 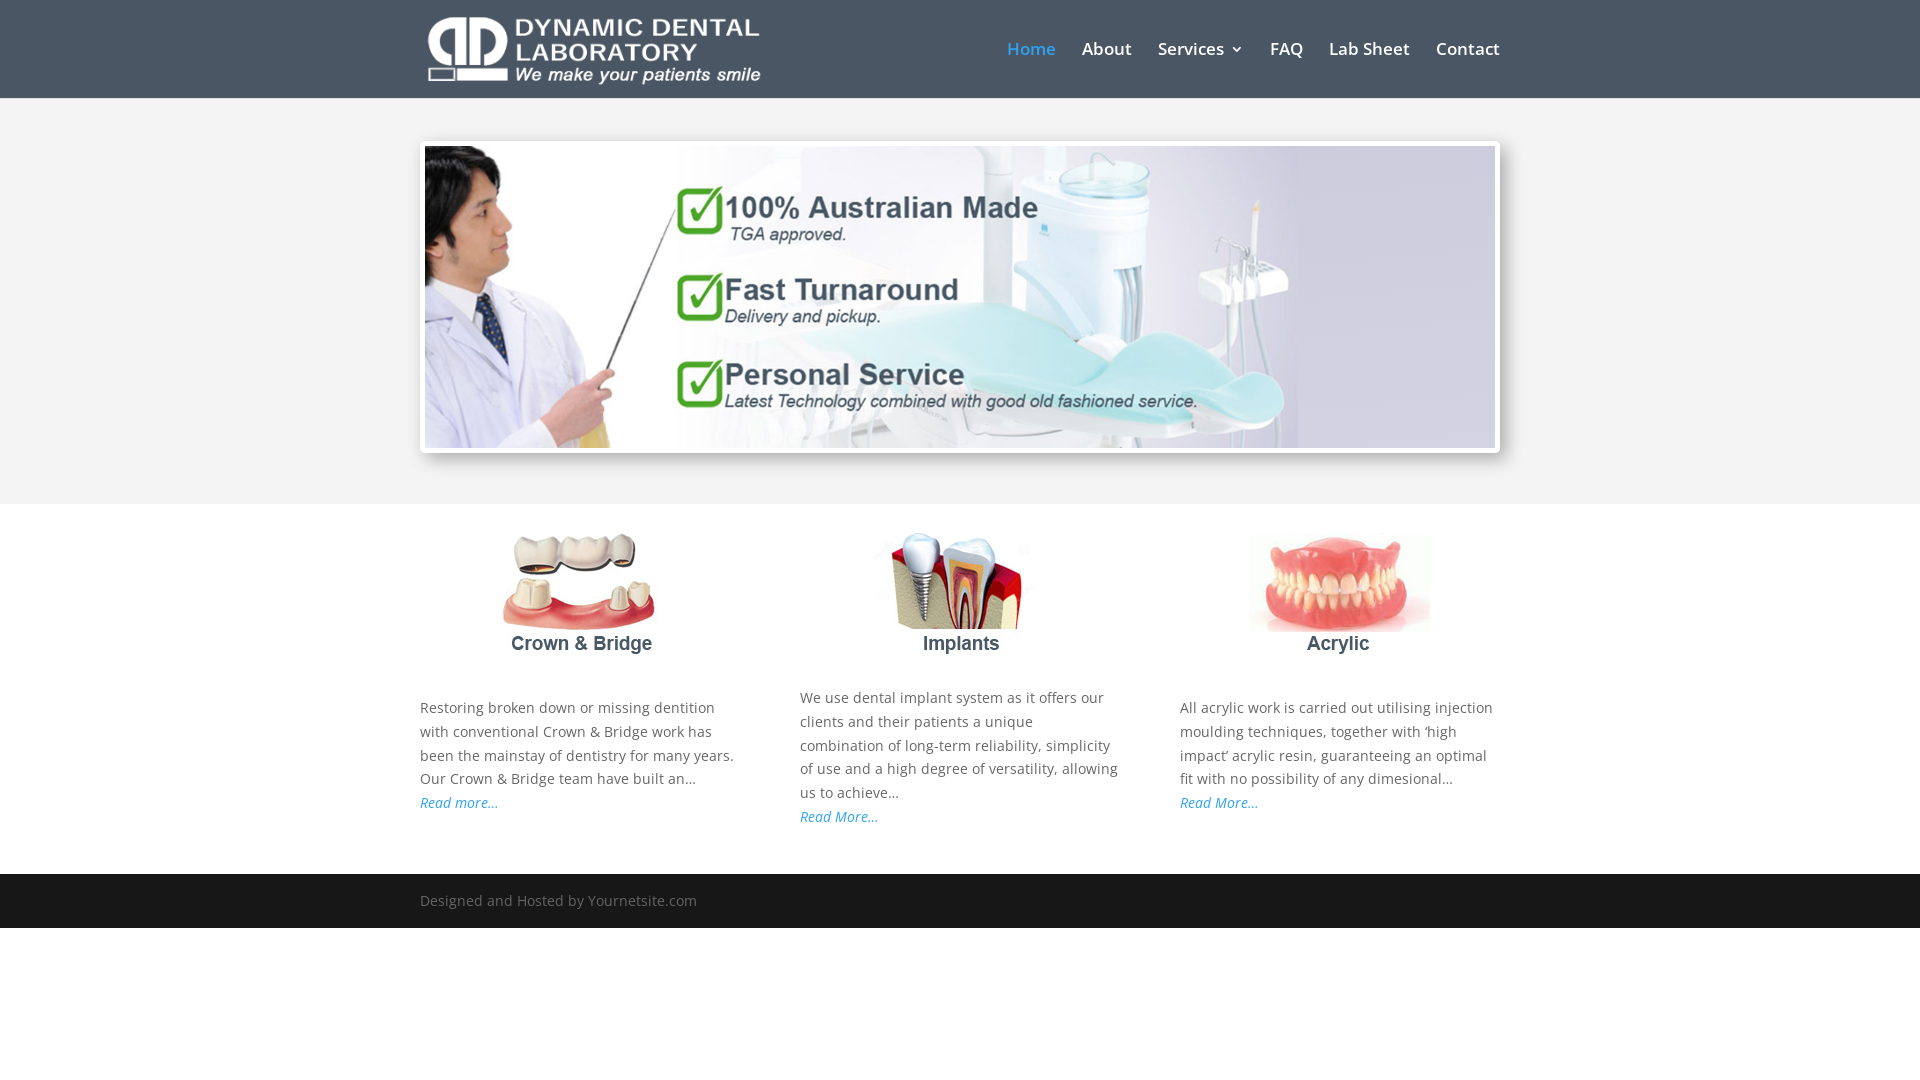 What do you see at coordinates (1368, 68) in the screenshot?
I see `'Lab Sheet'` at bounding box center [1368, 68].